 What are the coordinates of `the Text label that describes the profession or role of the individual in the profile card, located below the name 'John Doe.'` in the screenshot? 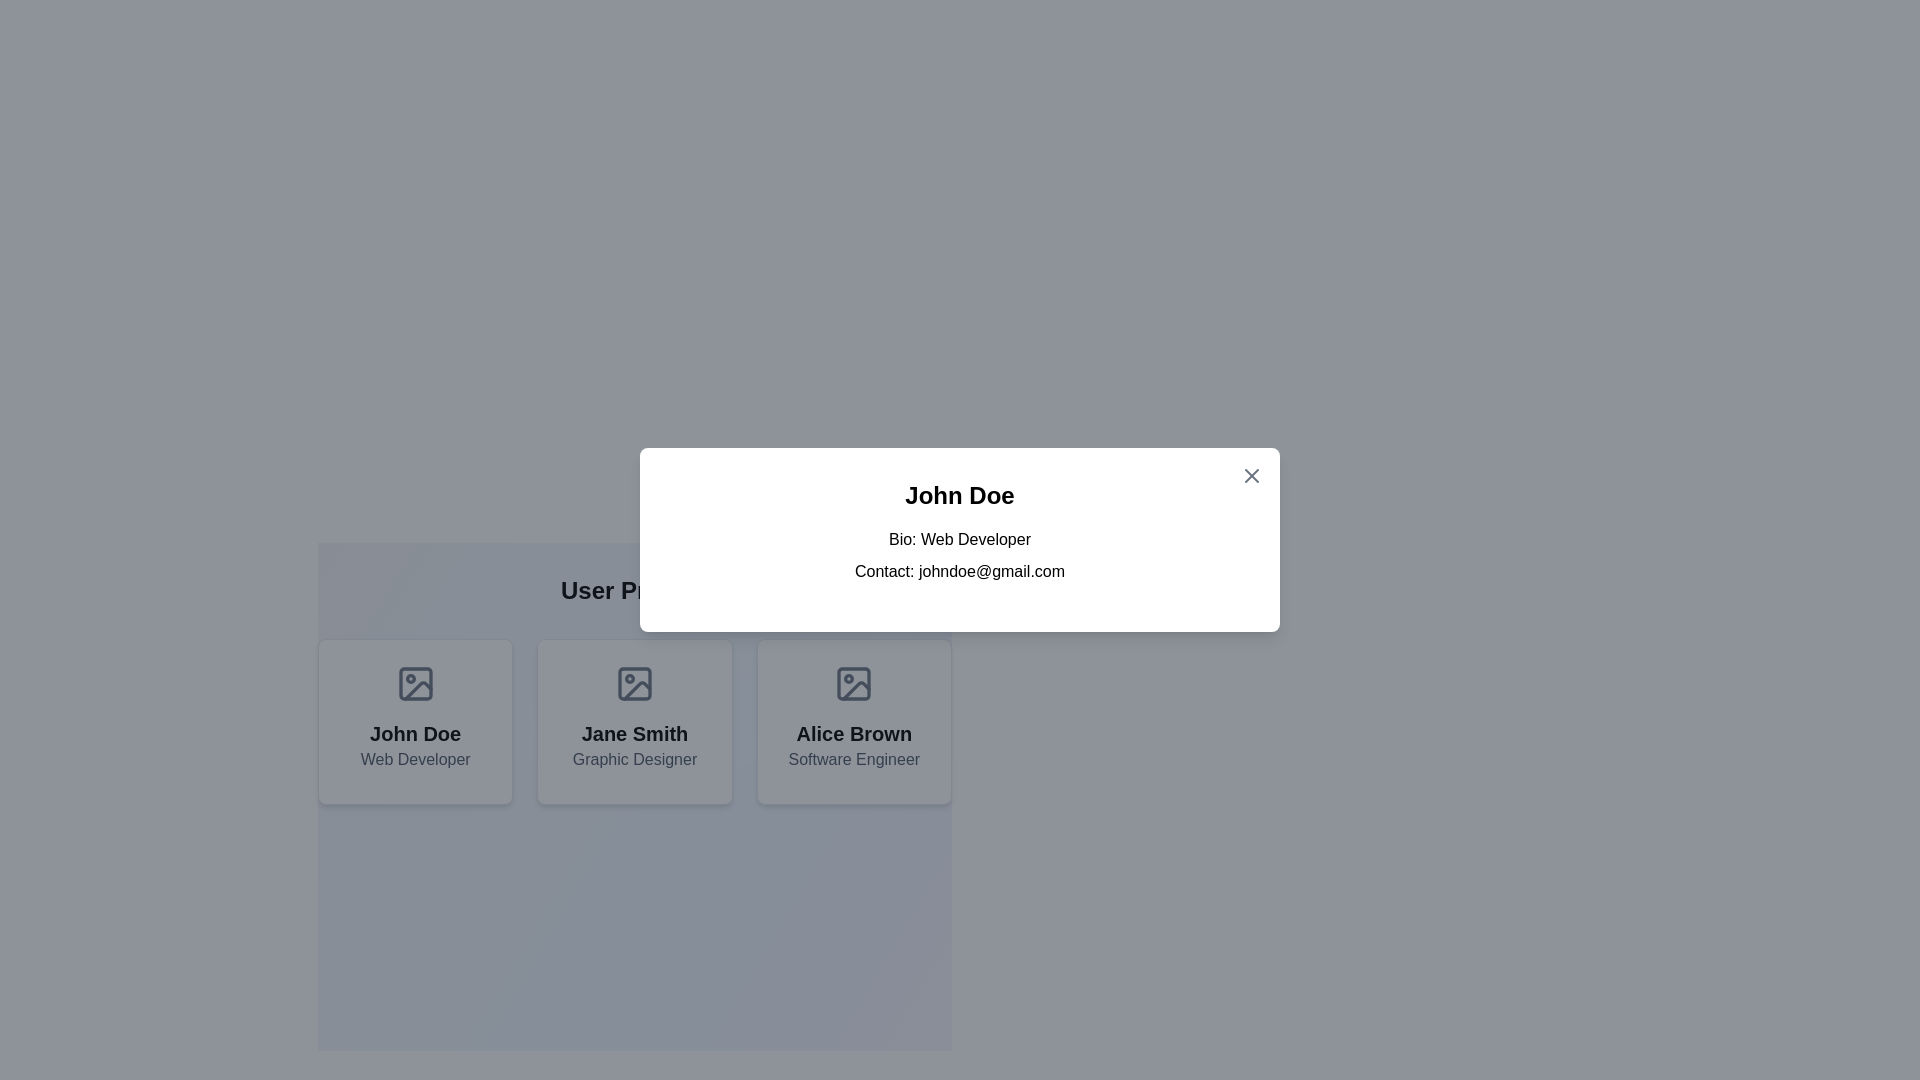 It's located at (414, 759).